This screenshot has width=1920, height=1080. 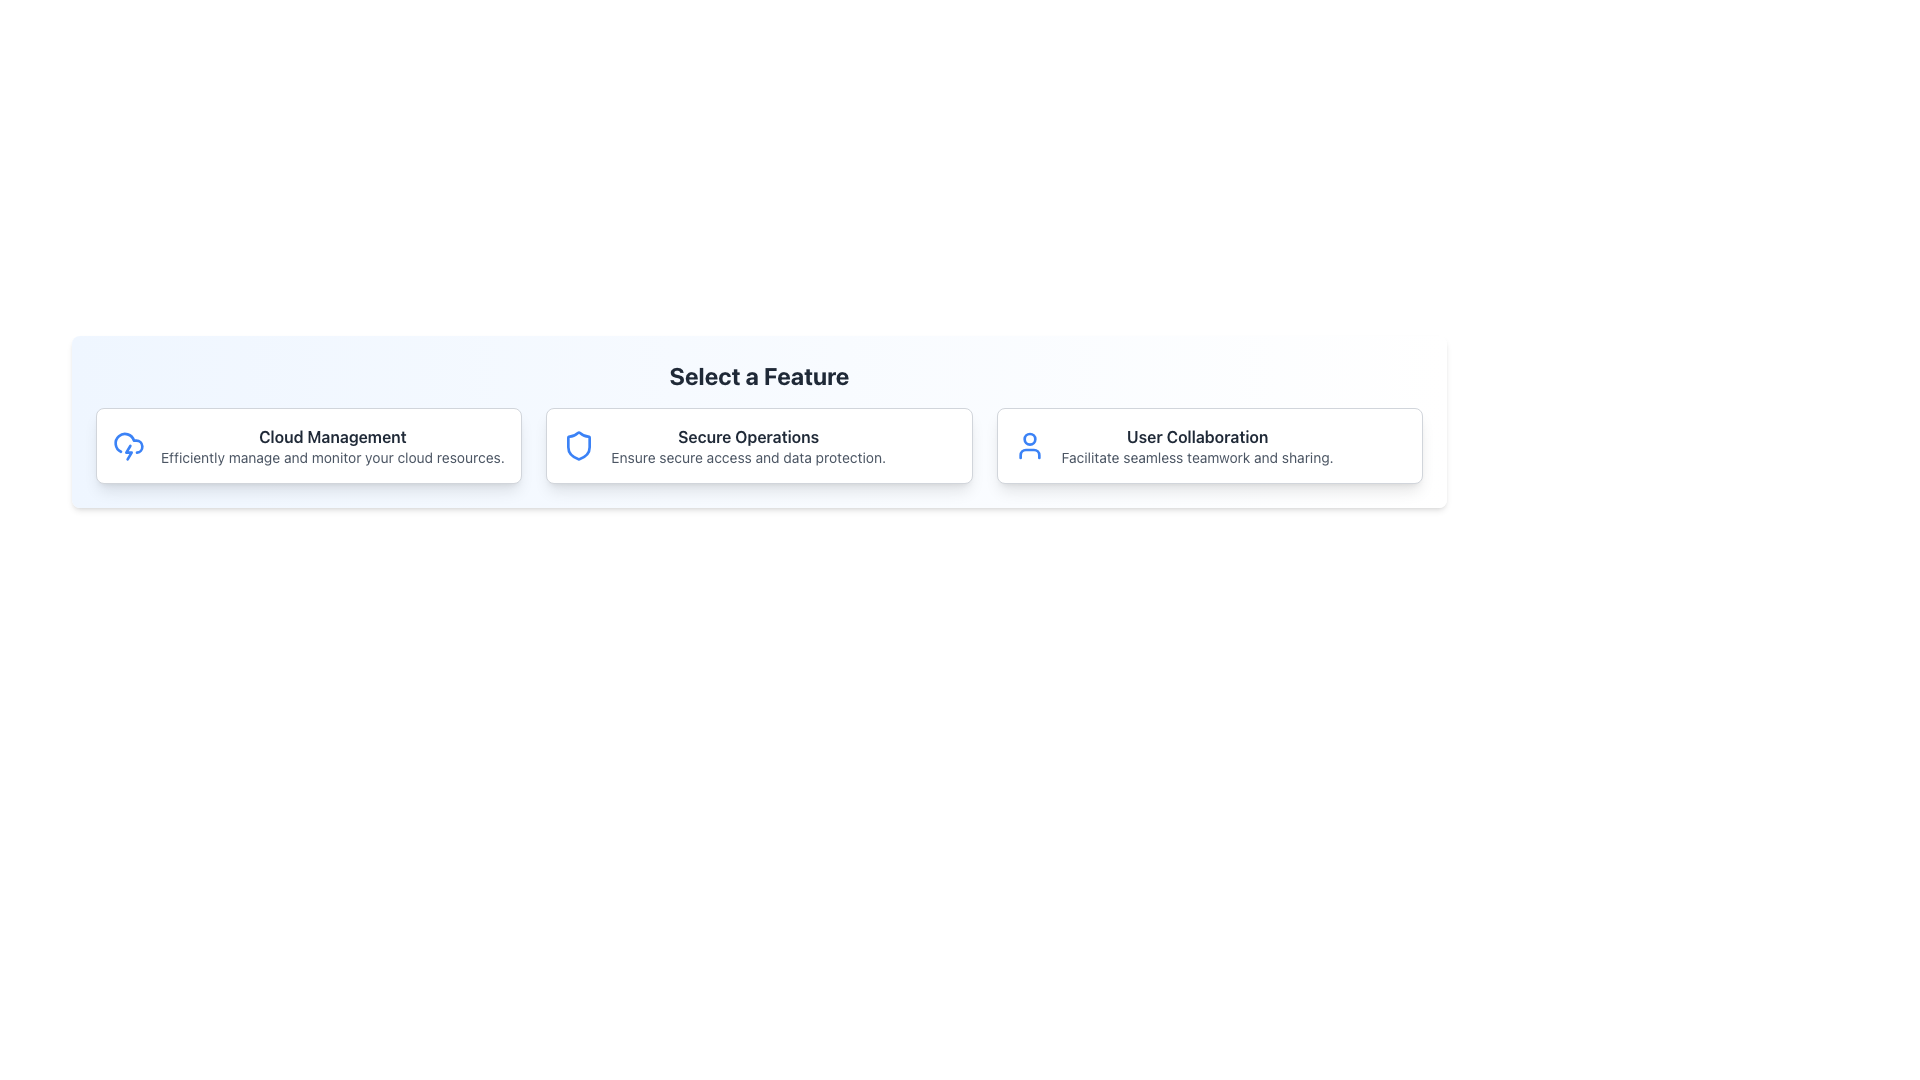 What do you see at coordinates (758, 444) in the screenshot?
I see `the 'Secure Operations' feature button, which is the second card from the left in a group of three cards, located centrally beneath the title 'Select a Feature'` at bounding box center [758, 444].